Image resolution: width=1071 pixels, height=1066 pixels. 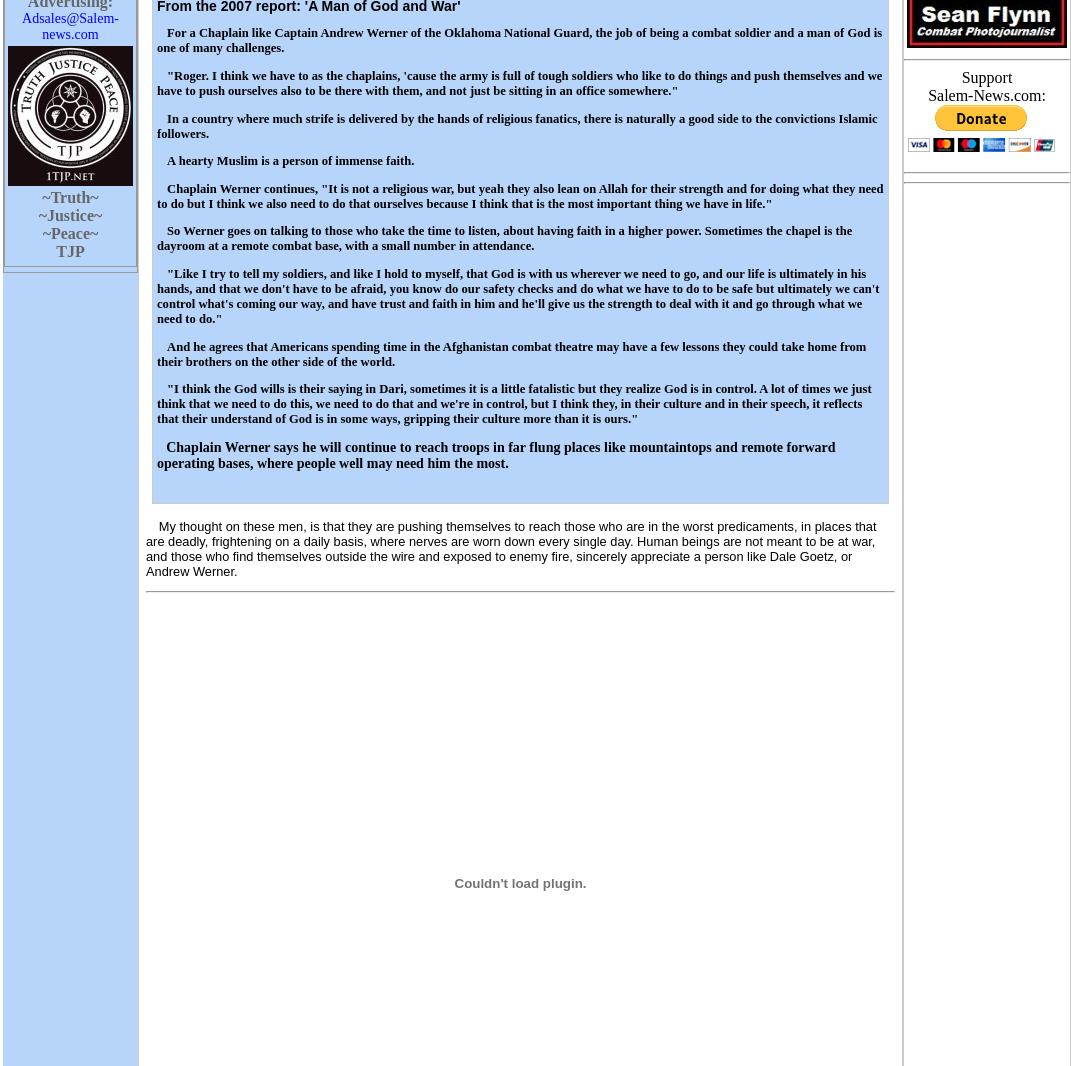 I want to click on 'Support', so click(x=985, y=76).